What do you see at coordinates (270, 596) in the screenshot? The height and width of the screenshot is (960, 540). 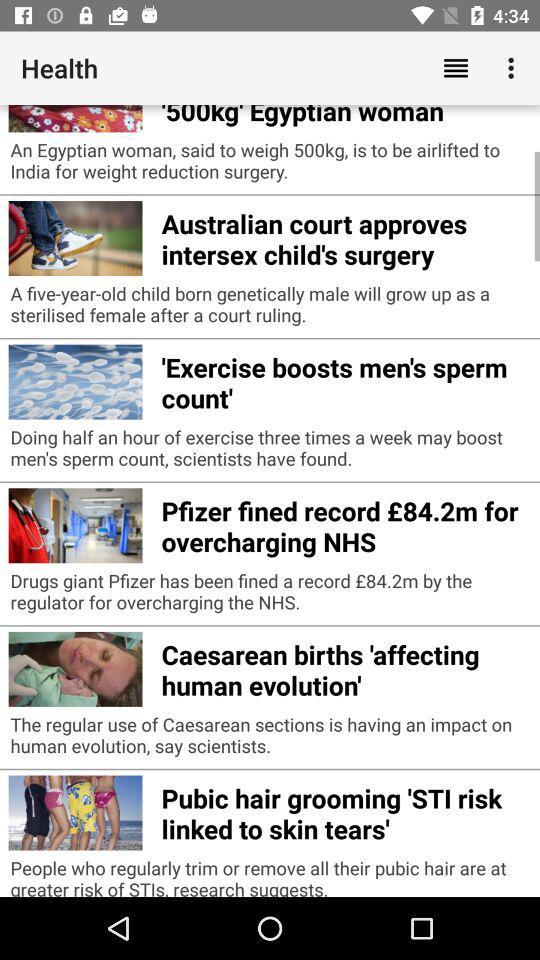 I see `drugs giant pfizer icon` at bounding box center [270, 596].